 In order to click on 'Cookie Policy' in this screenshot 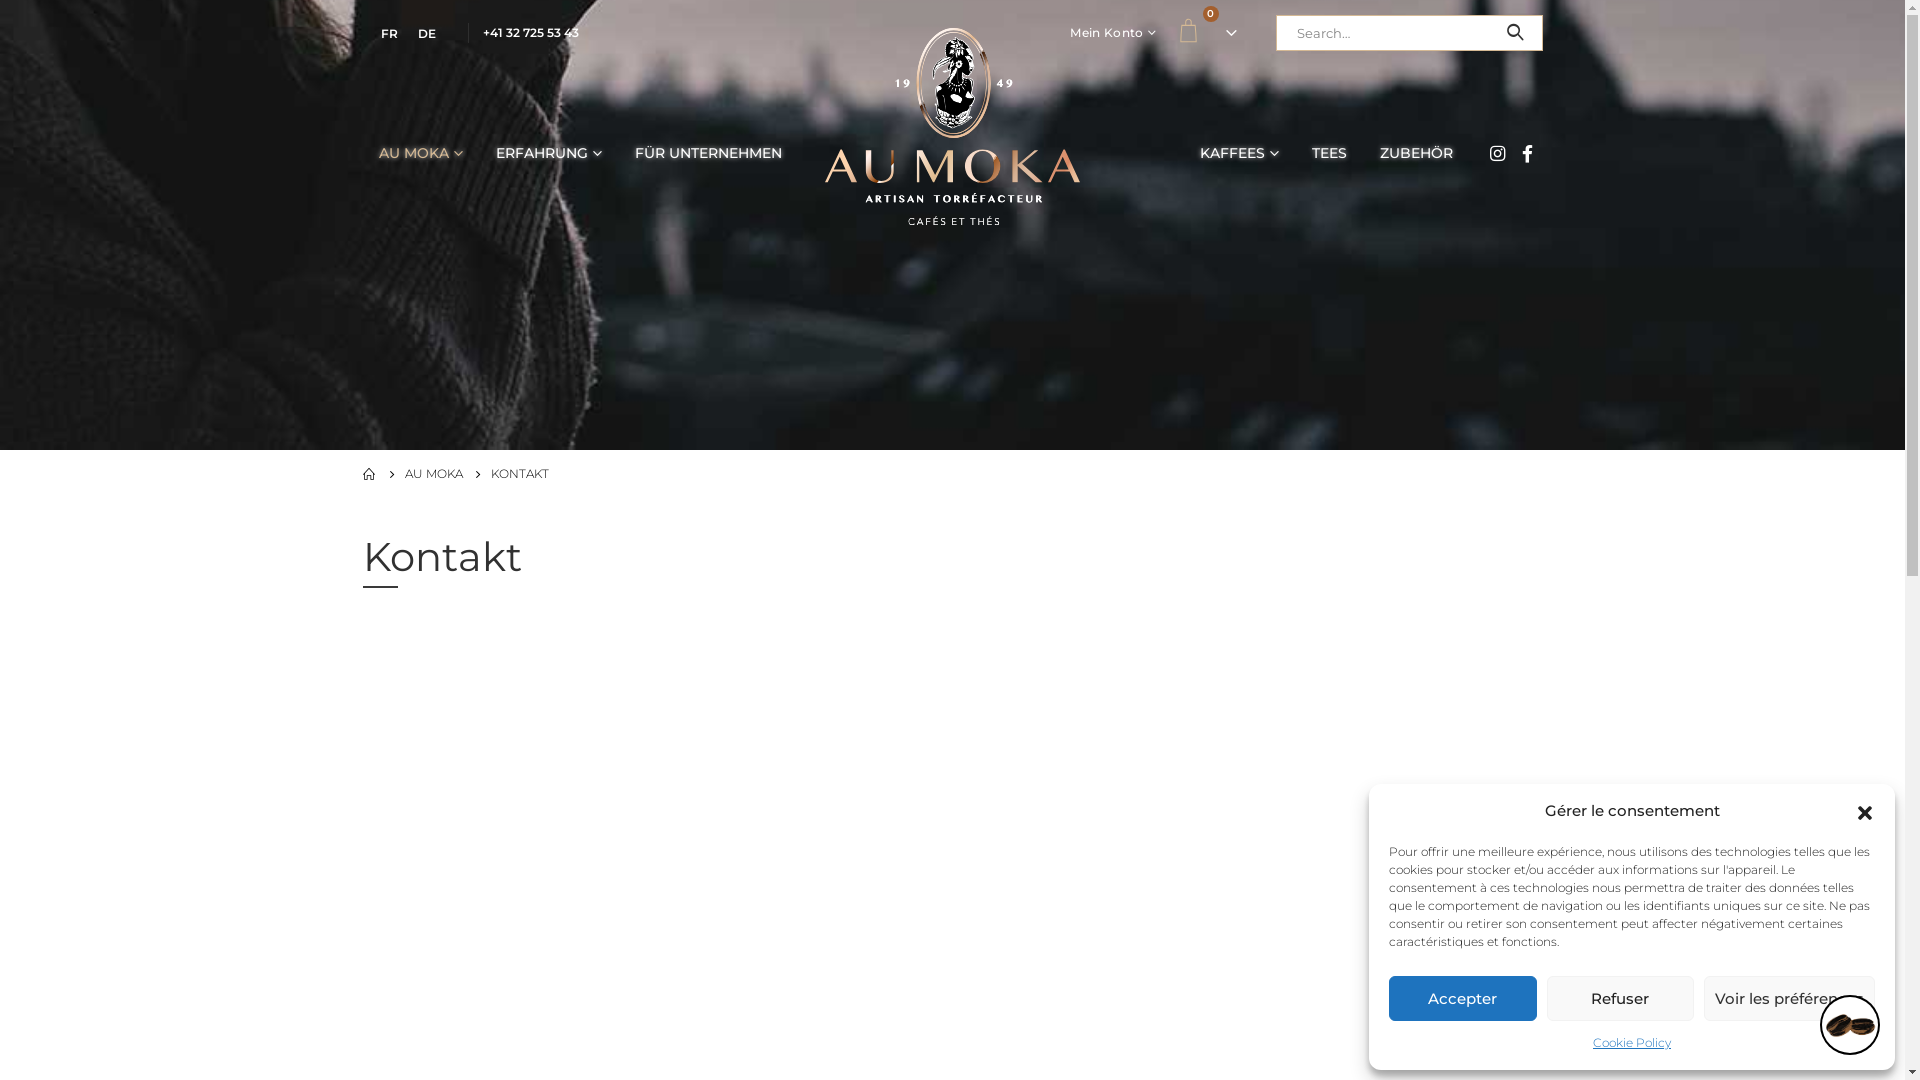, I will do `click(1632, 1041)`.